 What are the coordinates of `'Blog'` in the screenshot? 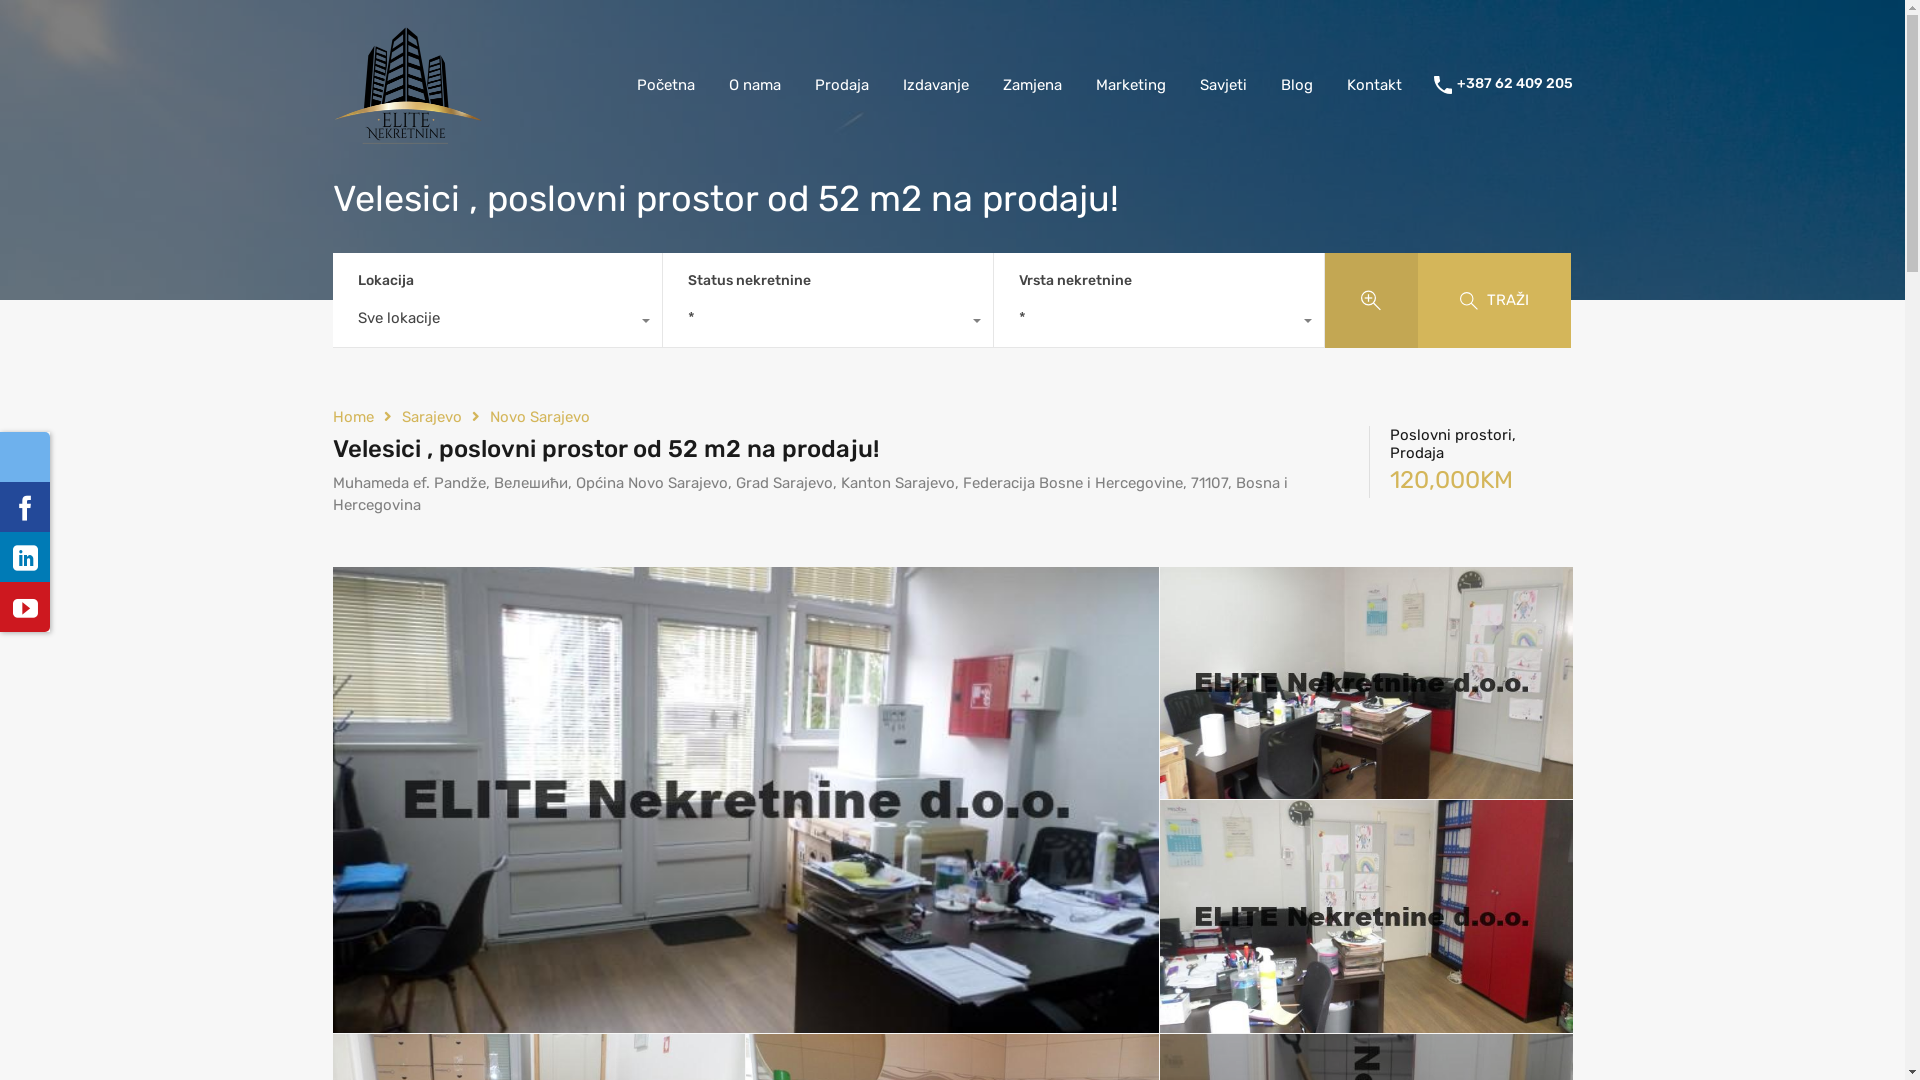 It's located at (1296, 83).